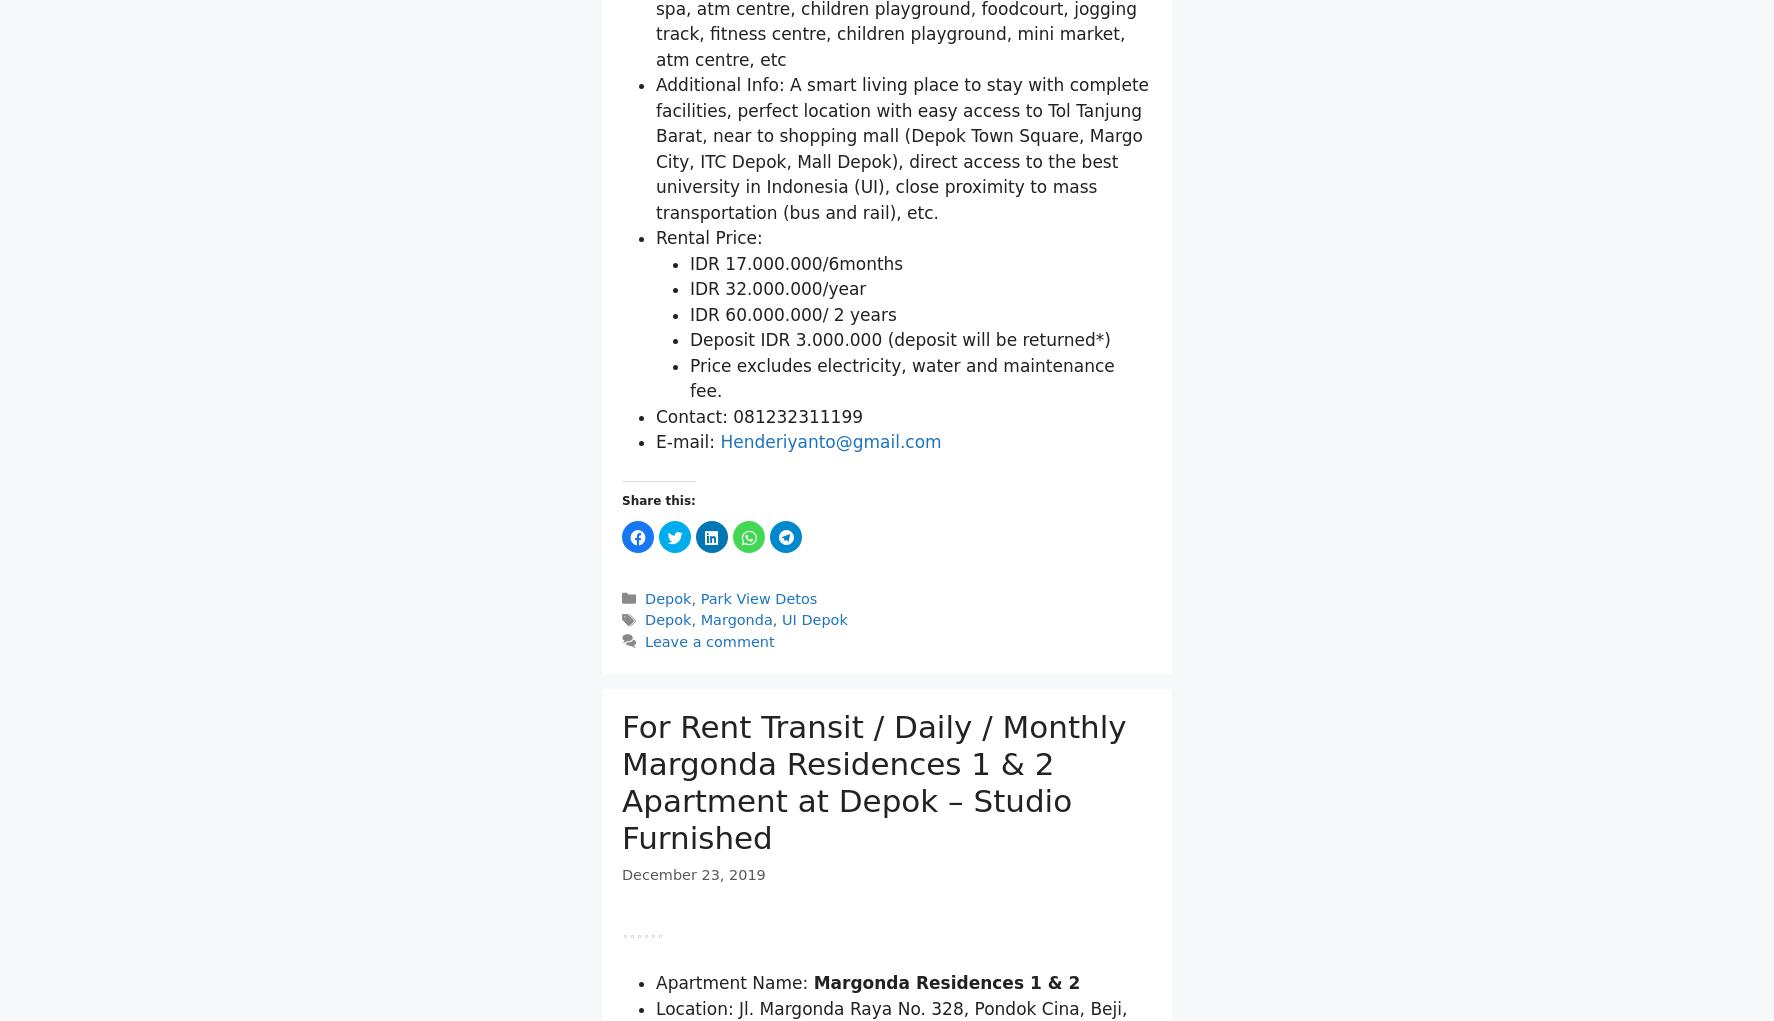 This screenshot has width=1774, height=1021. Describe the element at coordinates (656, 36) in the screenshot. I see `'Bedroom: 1 (with 2 bed)'` at that location.